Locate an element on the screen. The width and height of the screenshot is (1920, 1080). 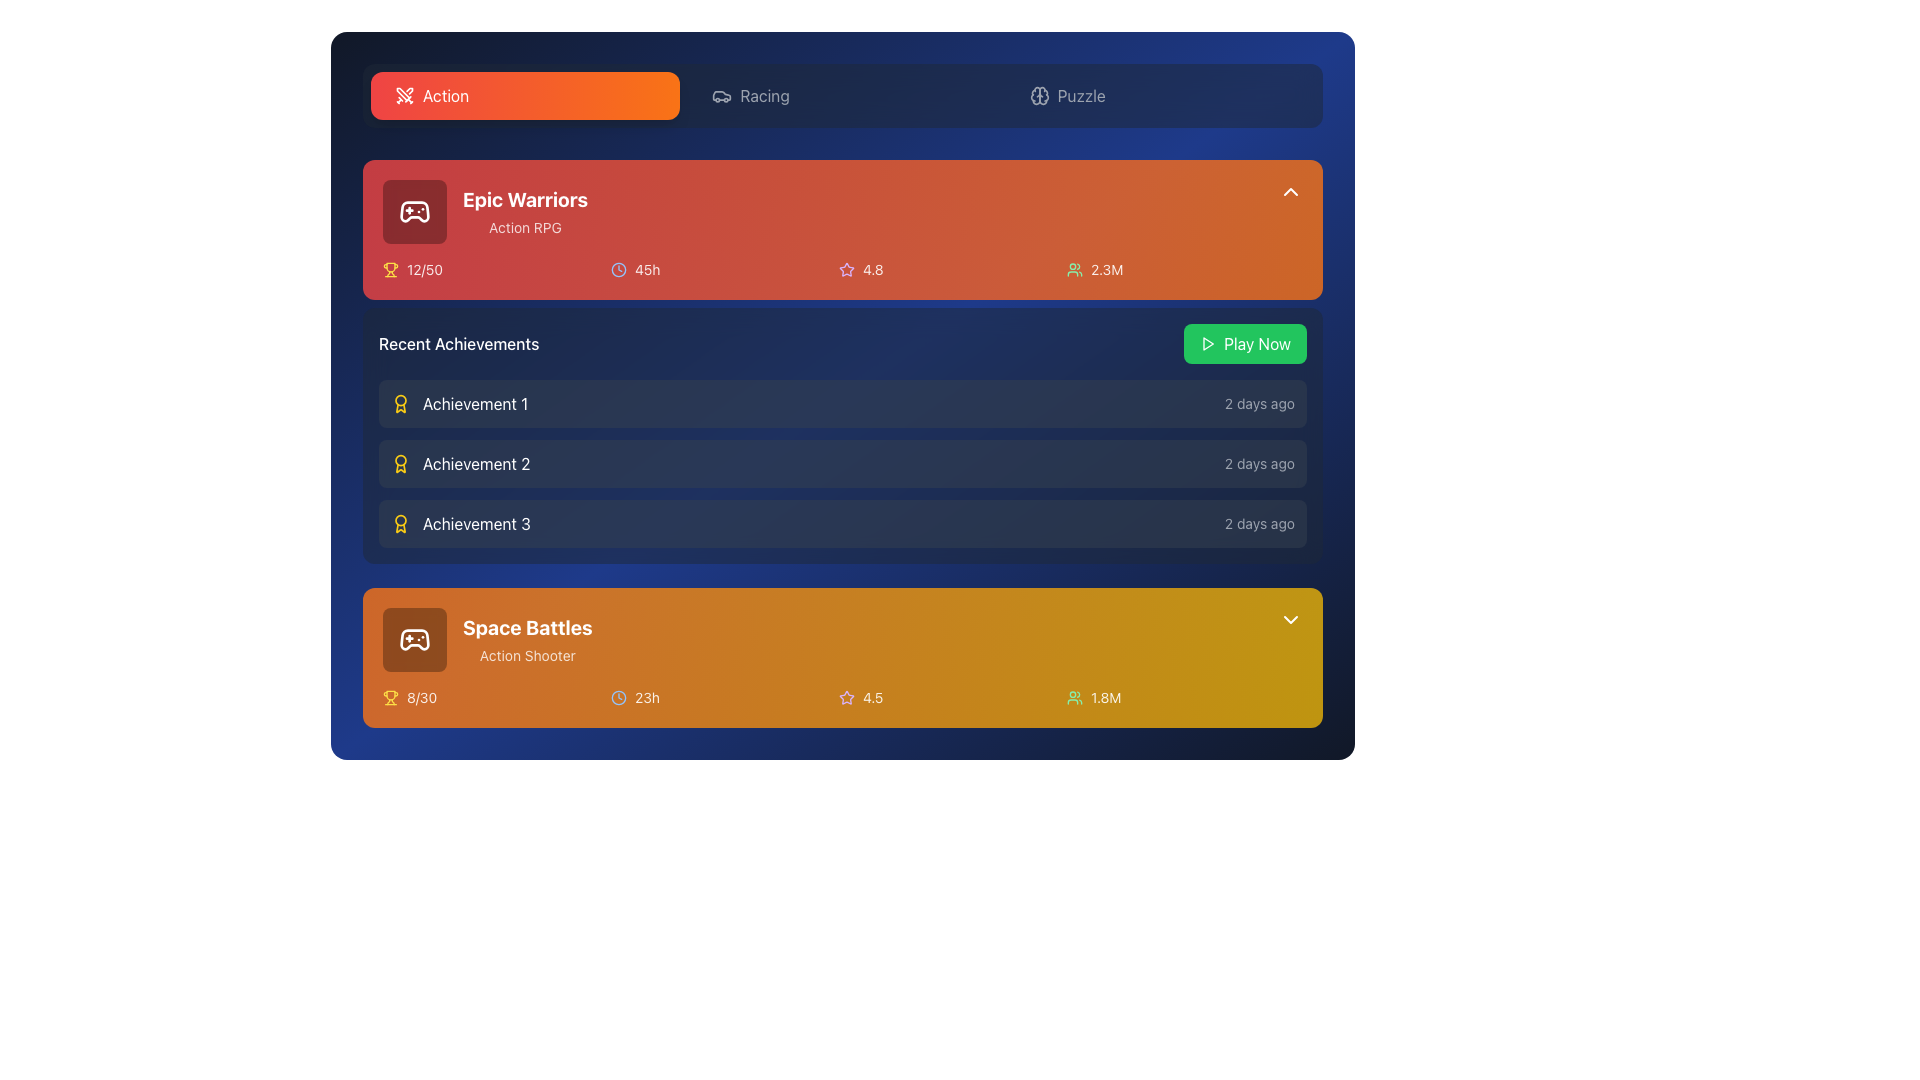
the text element that displays the genre 'Space Battles', located beneath the larger bold text within the orange card section at the bottom of the component is located at coordinates (527, 655).